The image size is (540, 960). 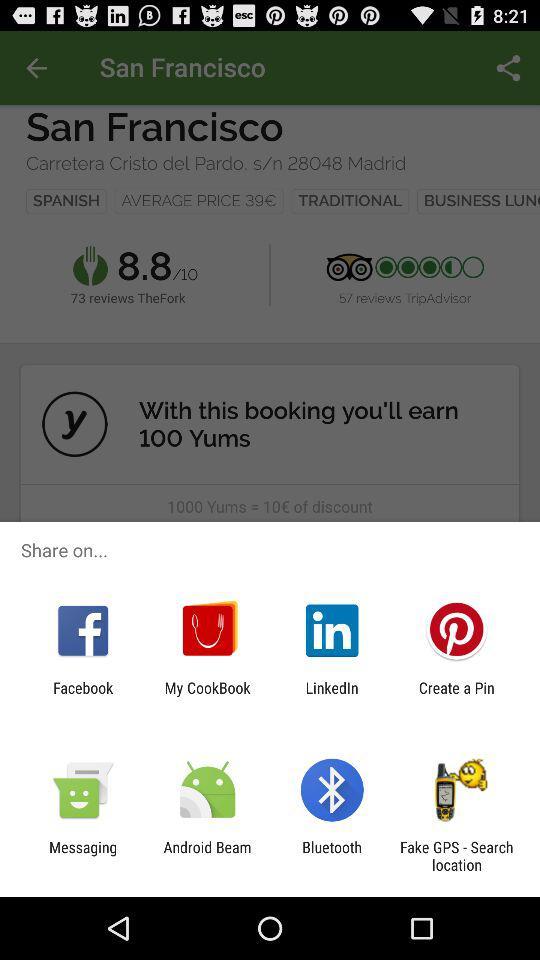 I want to click on icon next to the my cookbook icon, so click(x=82, y=696).